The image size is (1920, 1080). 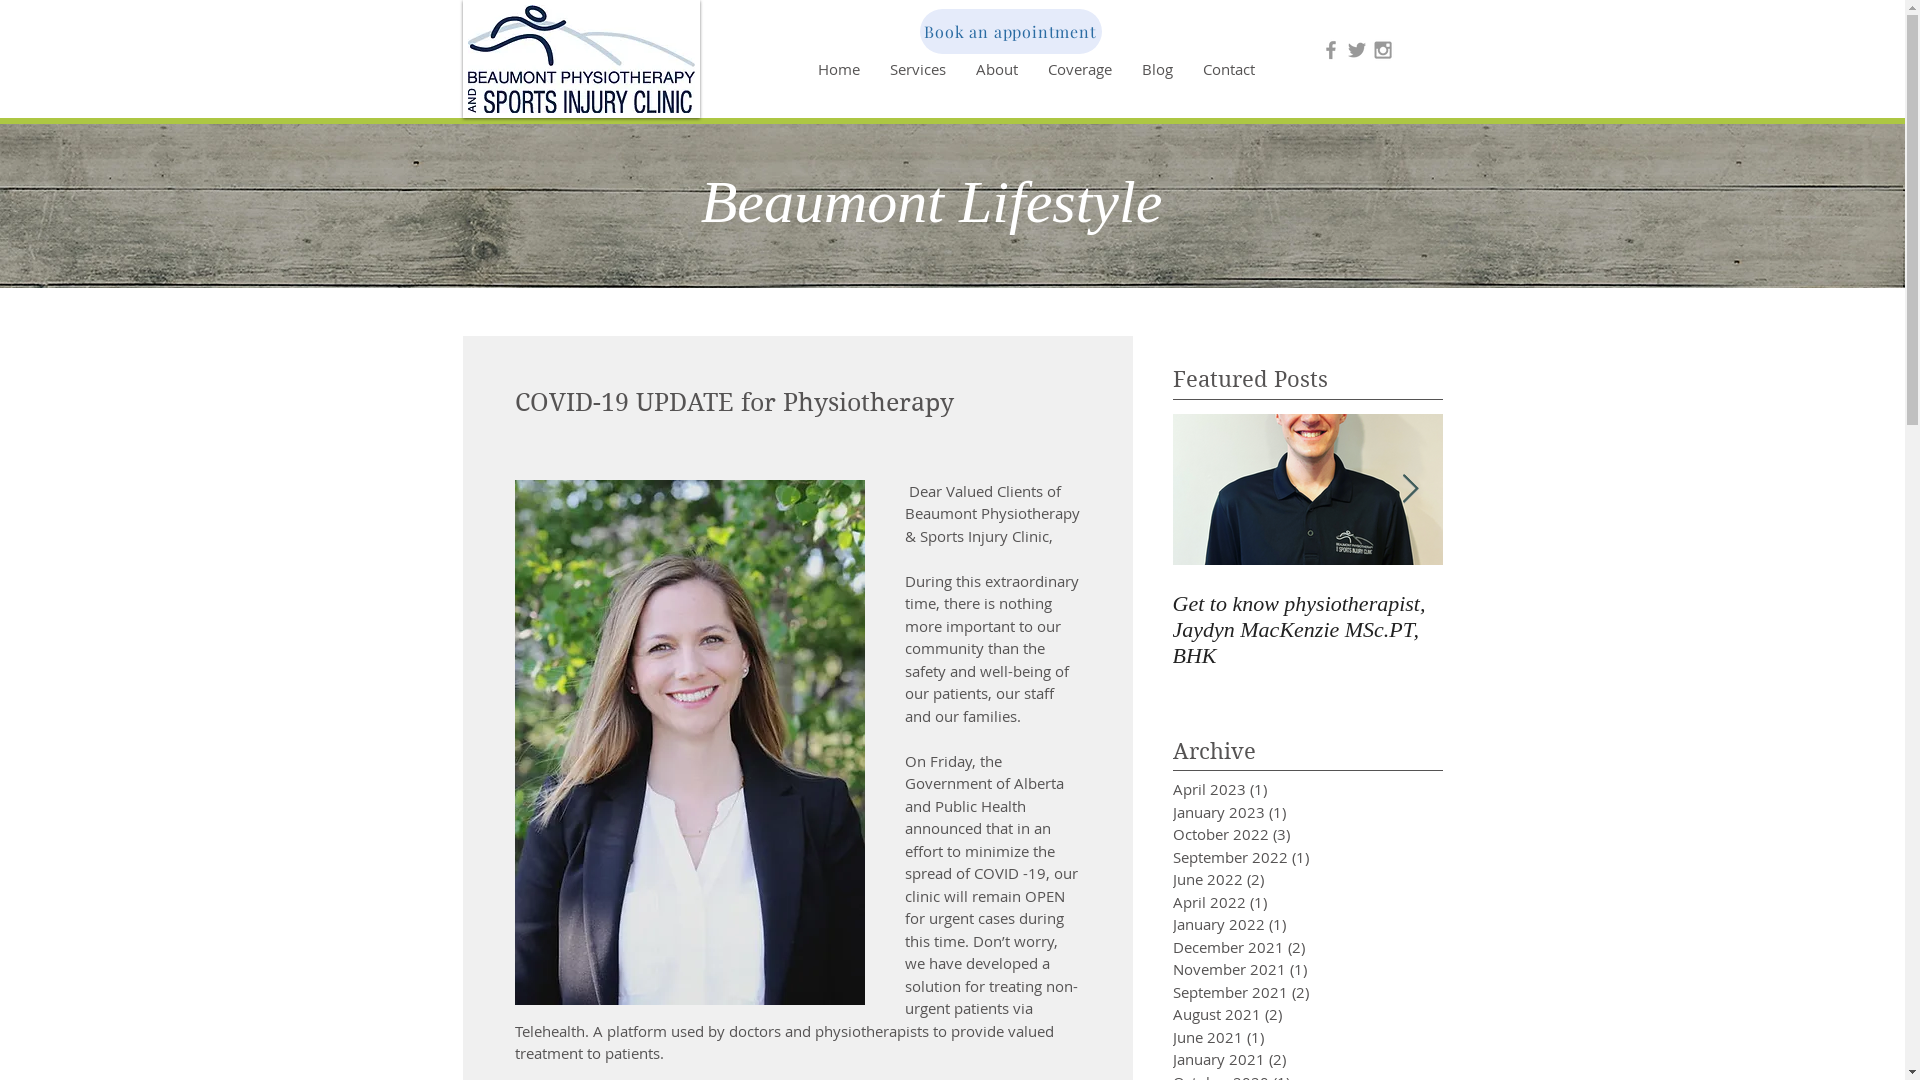 What do you see at coordinates (1171, 1058) in the screenshot?
I see `'January 2021 (2)'` at bounding box center [1171, 1058].